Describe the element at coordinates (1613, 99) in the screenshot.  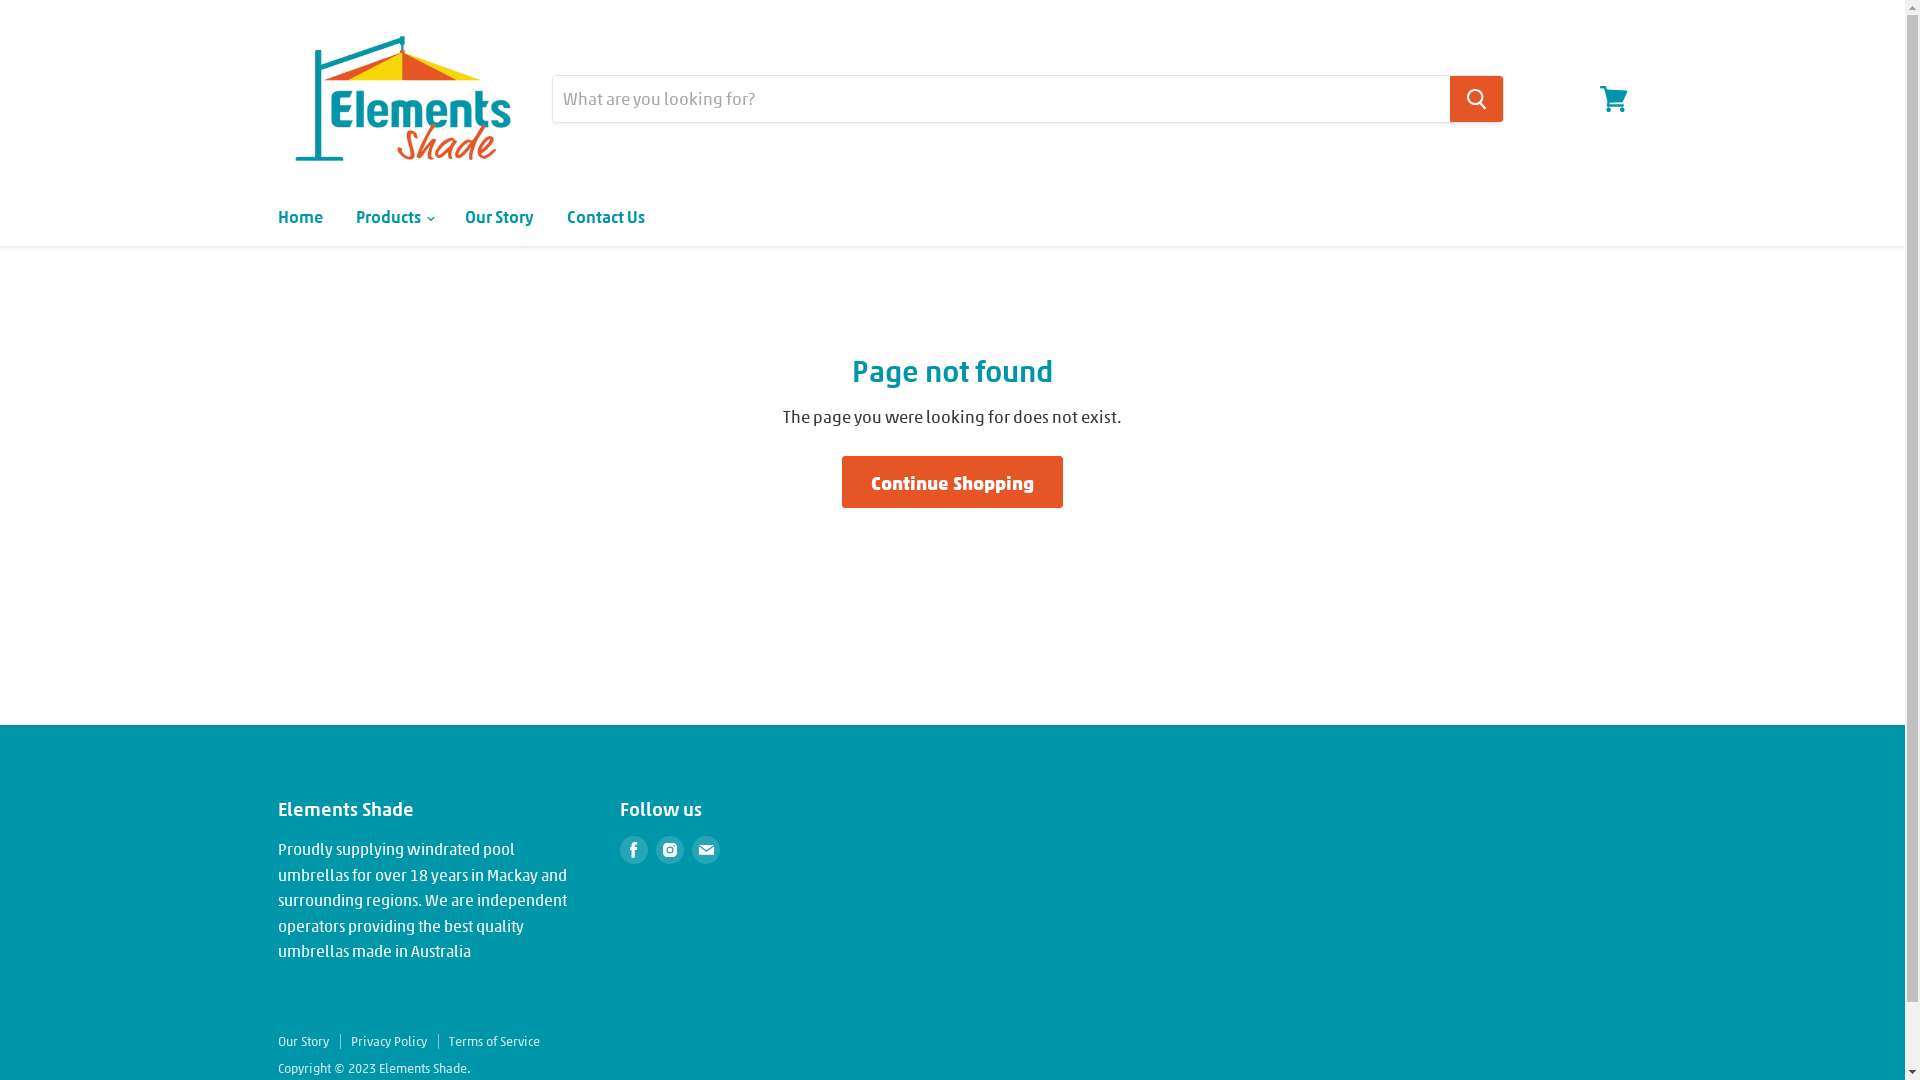
I see `'View cart'` at that location.